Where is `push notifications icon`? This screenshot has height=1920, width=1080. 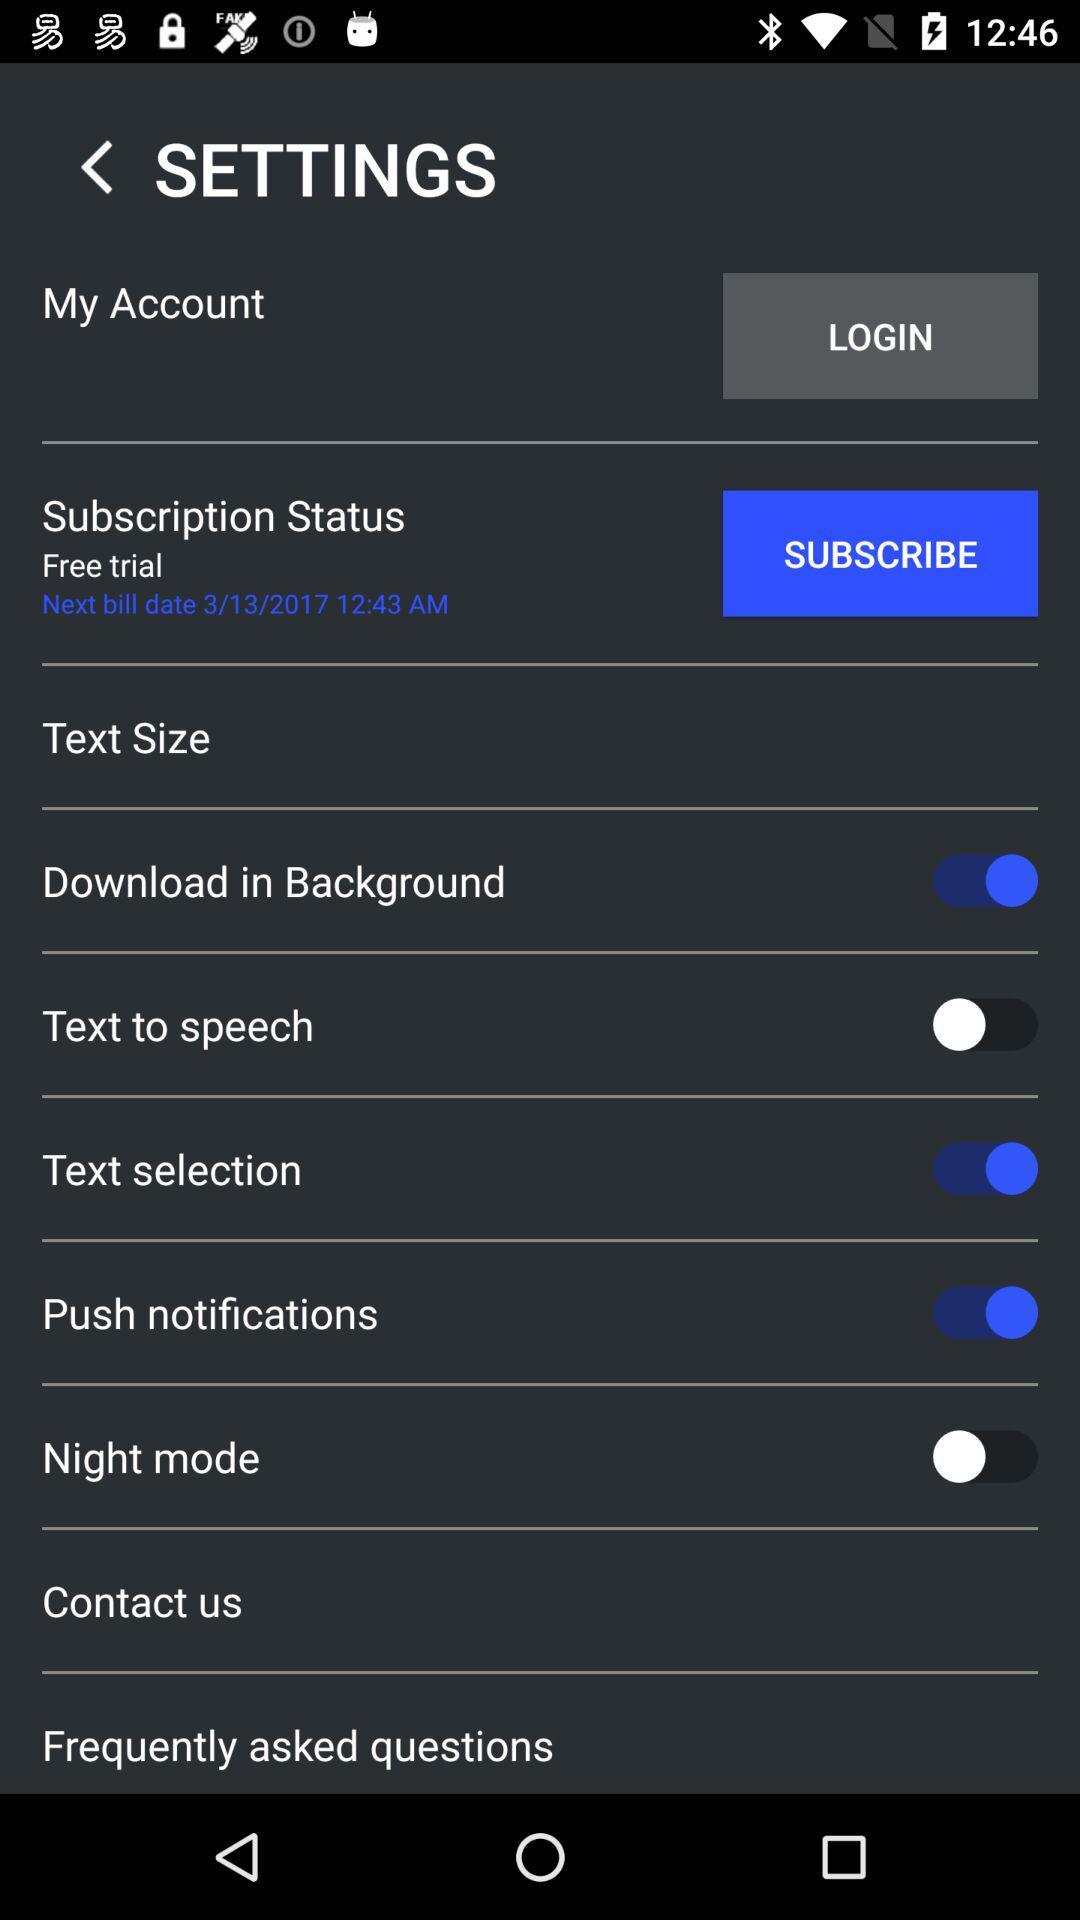 push notifications icon is located at coordinates (540, 1312).